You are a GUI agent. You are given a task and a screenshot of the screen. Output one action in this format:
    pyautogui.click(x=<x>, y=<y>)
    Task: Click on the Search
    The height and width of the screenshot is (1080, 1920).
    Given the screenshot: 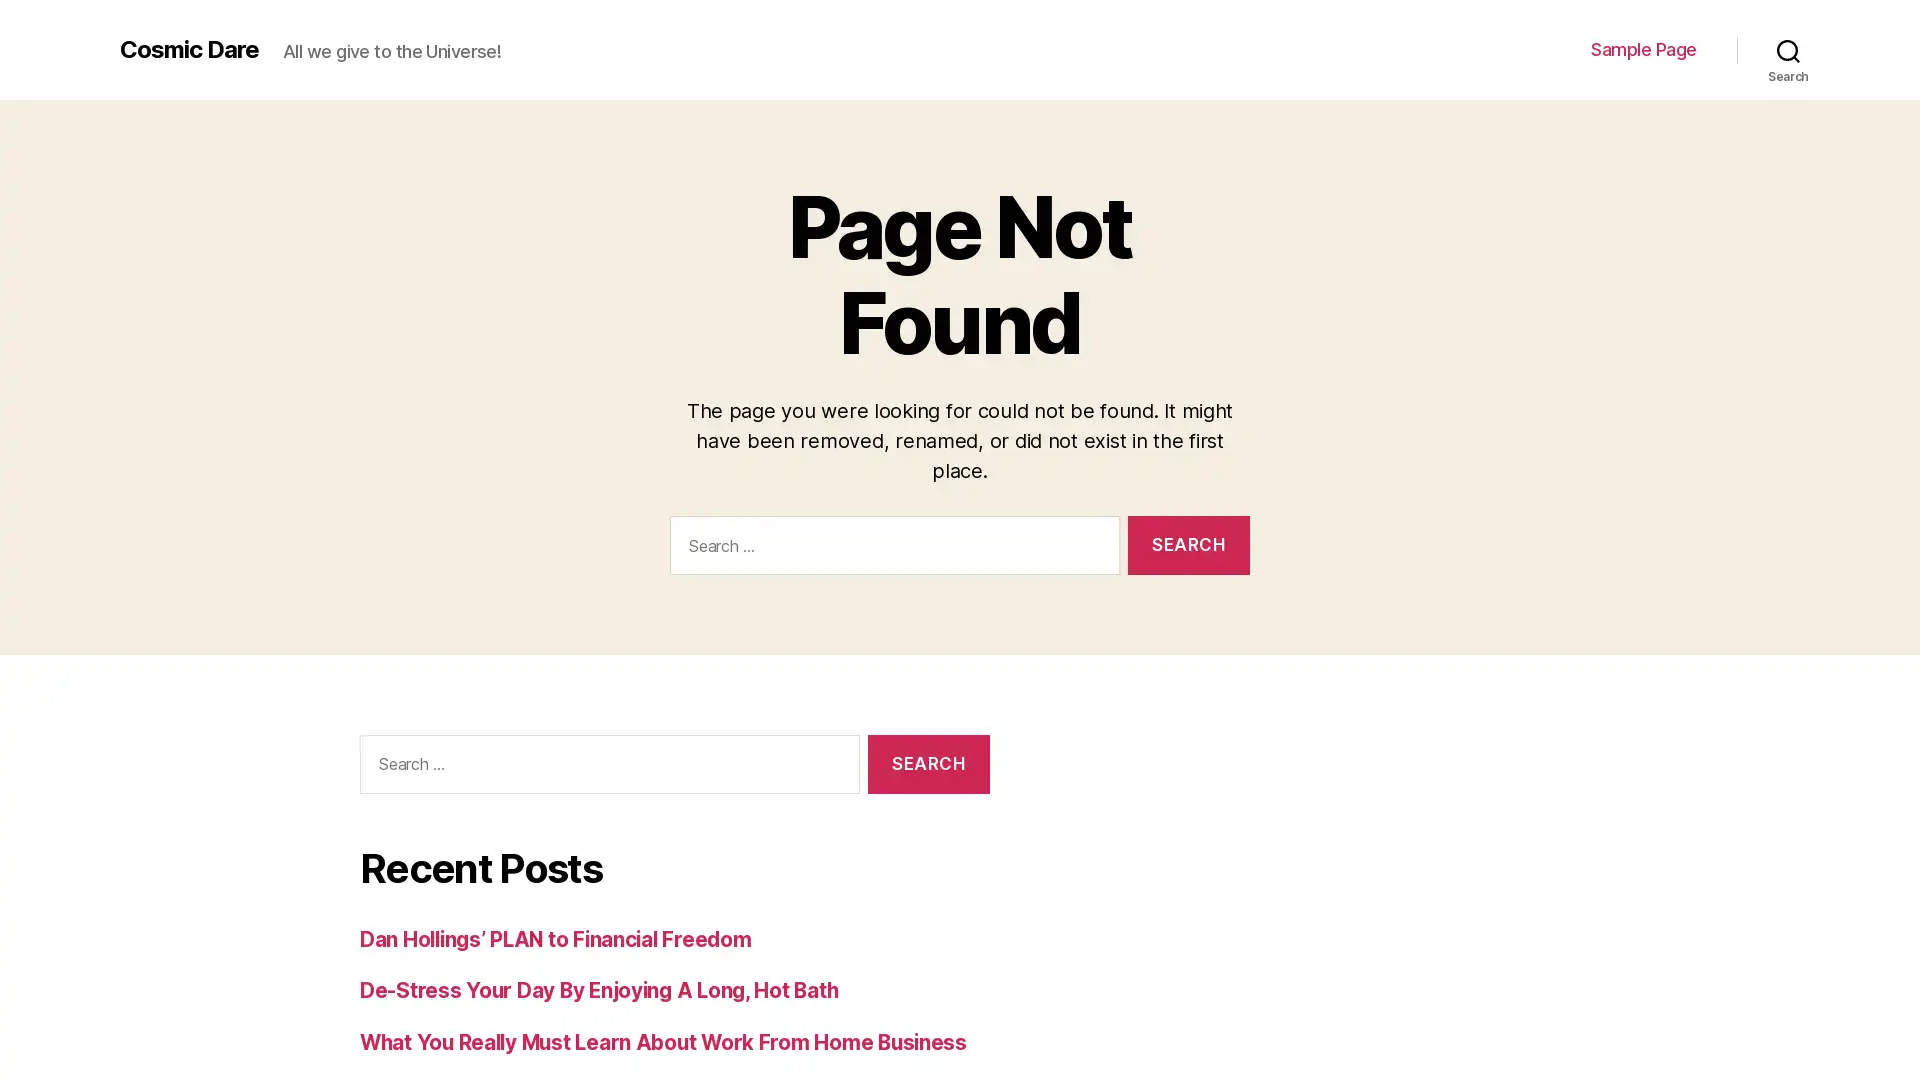 What is the action you would take?
    pyautogui.click(x=927, y=763)
    